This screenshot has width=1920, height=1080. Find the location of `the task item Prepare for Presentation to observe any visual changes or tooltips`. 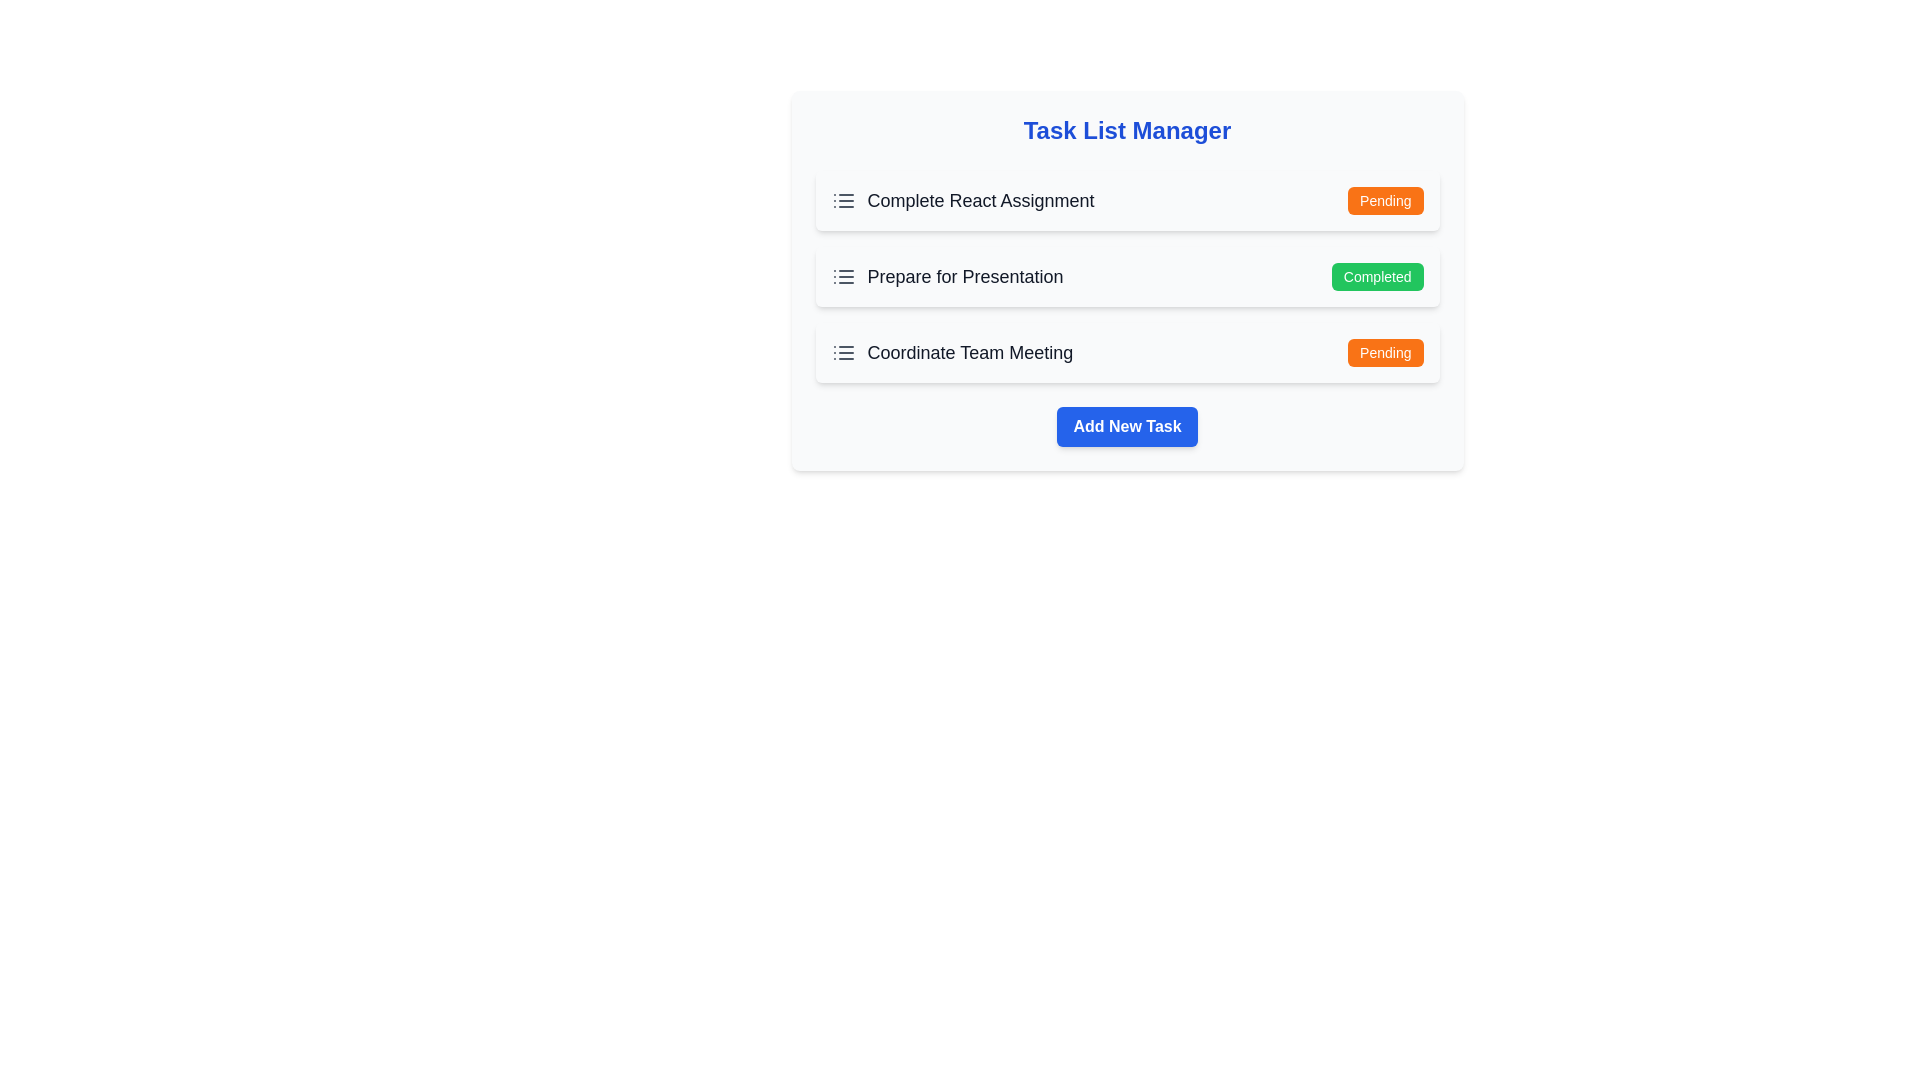

the task item Prepare for Presentation to observe any visual changes or tooltips is located at coordinates (945, 277).